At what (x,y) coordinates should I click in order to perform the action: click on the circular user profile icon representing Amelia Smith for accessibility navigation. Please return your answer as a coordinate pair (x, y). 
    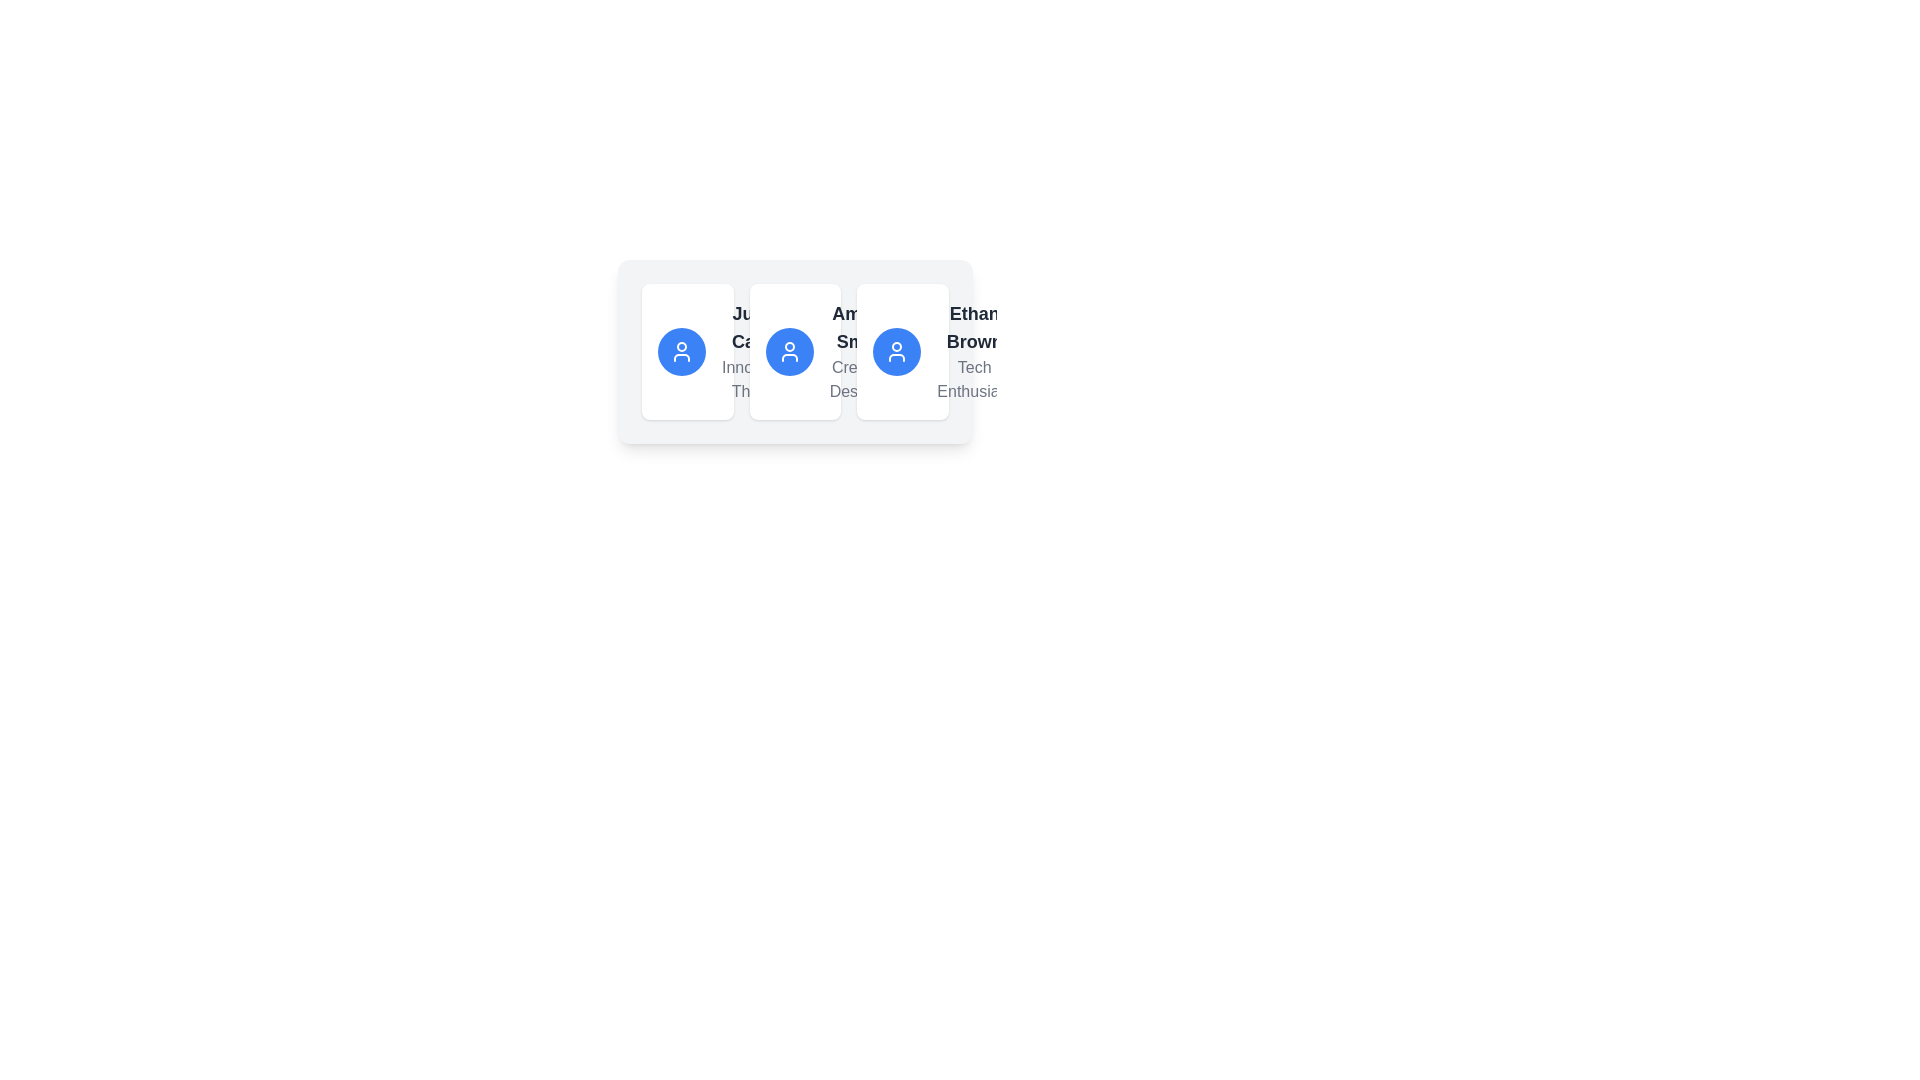
    Looking at the image, I should click on (788, 350).